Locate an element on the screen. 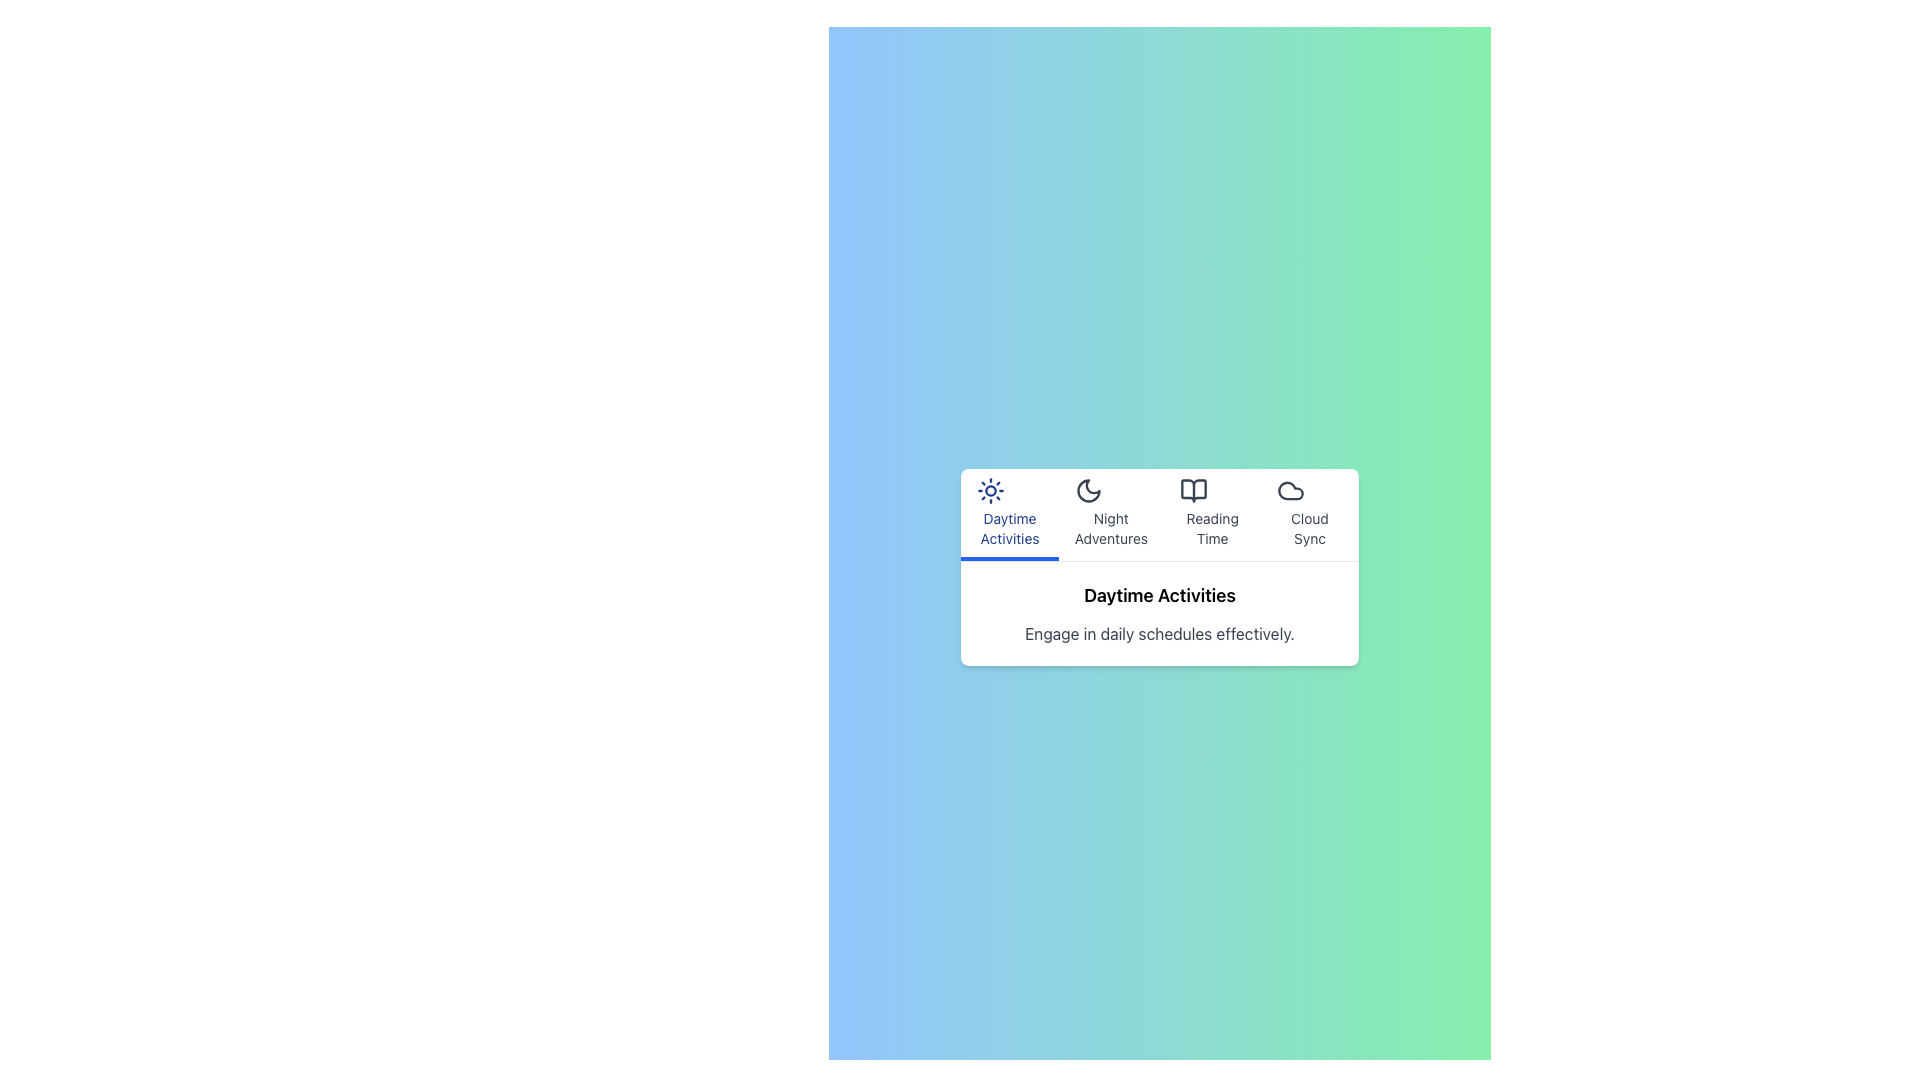  the crescent moon icon in the second position of the horizontal navigation bar, which represents the 'Night Adventures' section is located at coordinates (1087, 490).